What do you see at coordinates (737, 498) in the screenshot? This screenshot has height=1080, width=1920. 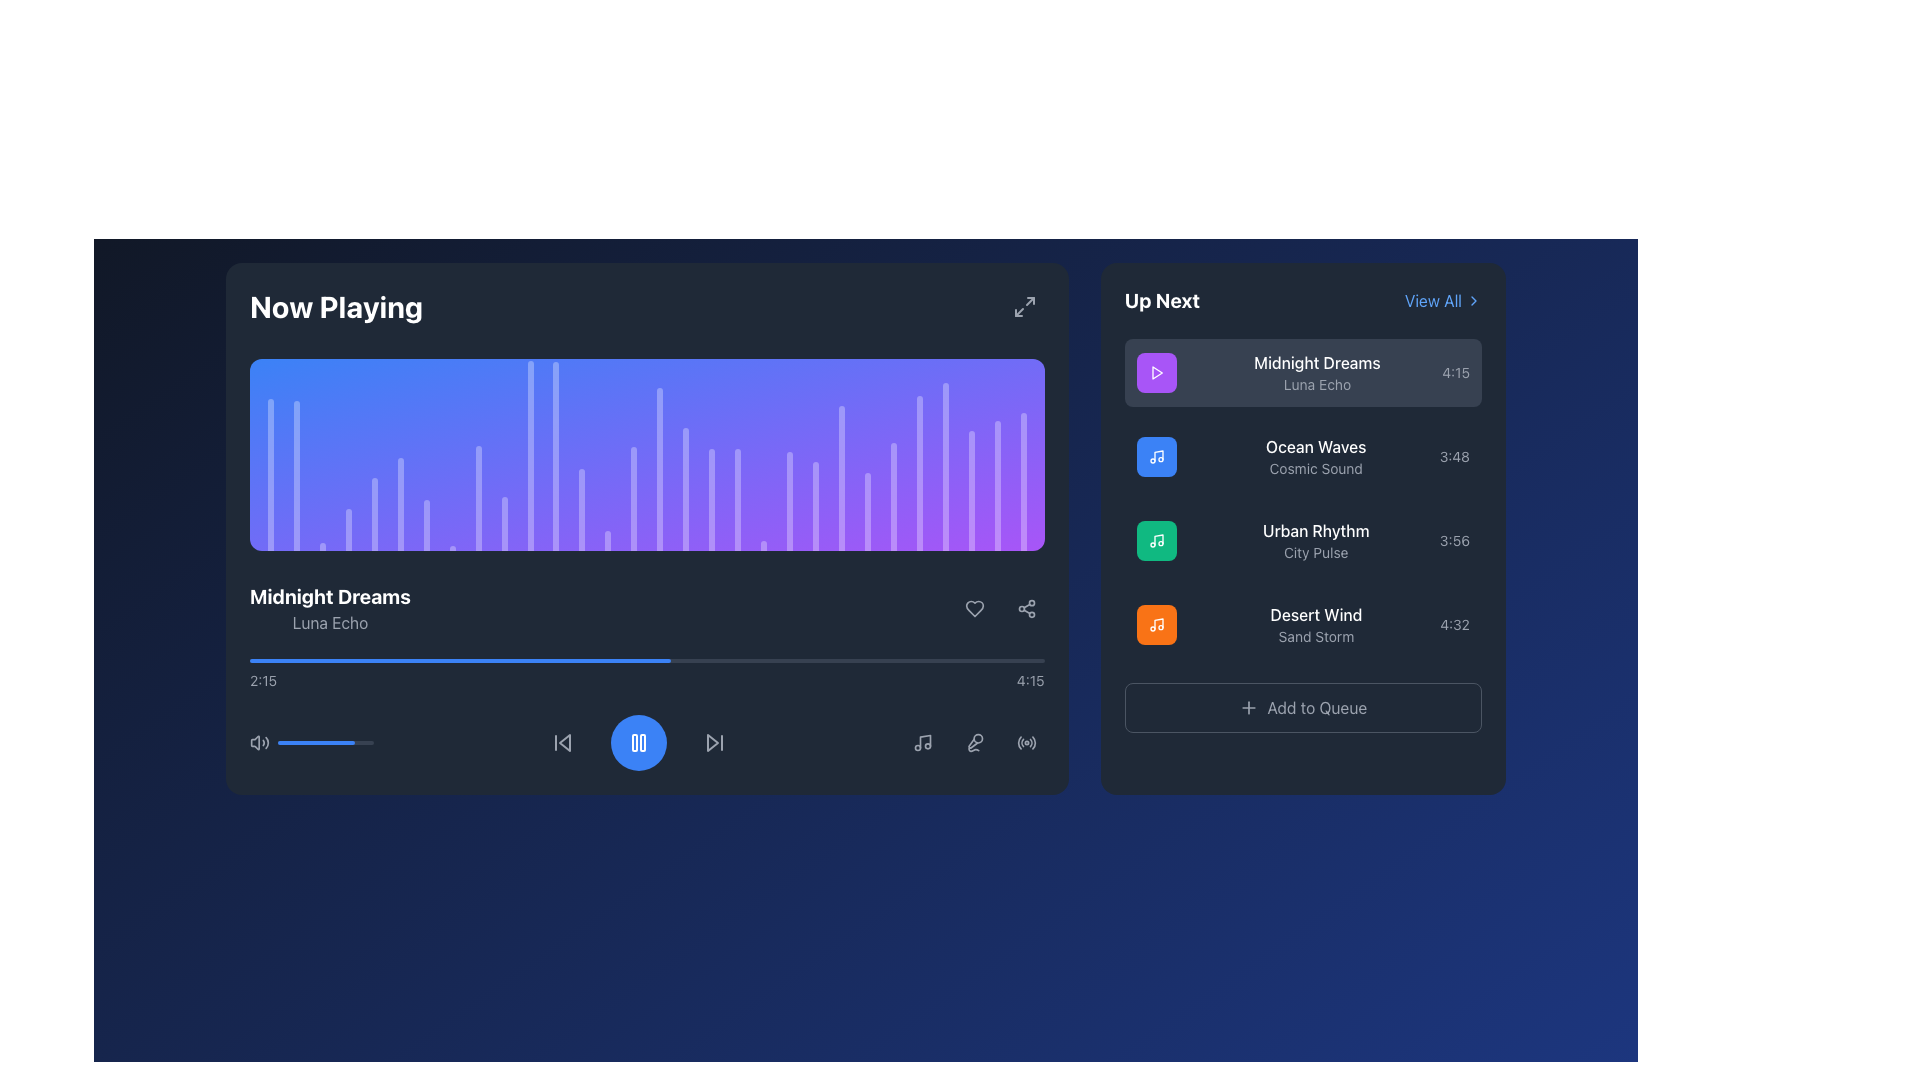 I see `the 18th vertical bar with a rounded top in the waveform chart of the music player interface, styled in semi-transparent white color` at bounding box center [737, 498].